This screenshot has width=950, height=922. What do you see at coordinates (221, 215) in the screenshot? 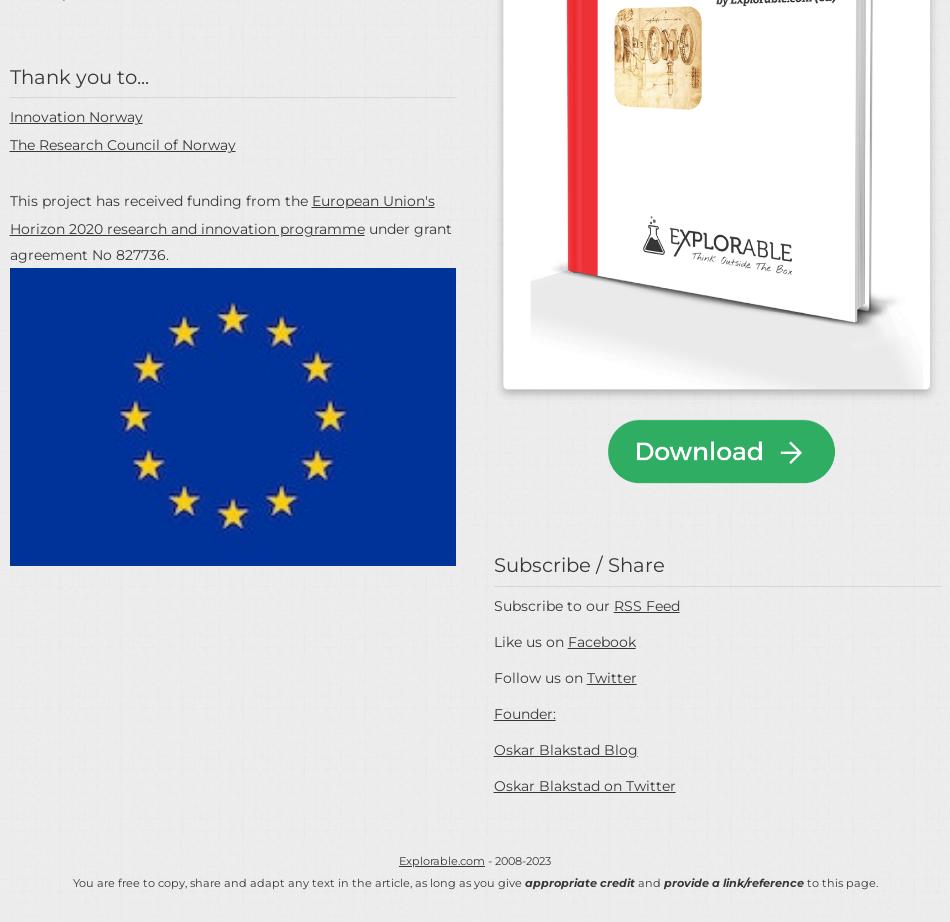
I see `'European Union's Horizon 2020 research and innovation programme'` at bounding box center [221, 215].